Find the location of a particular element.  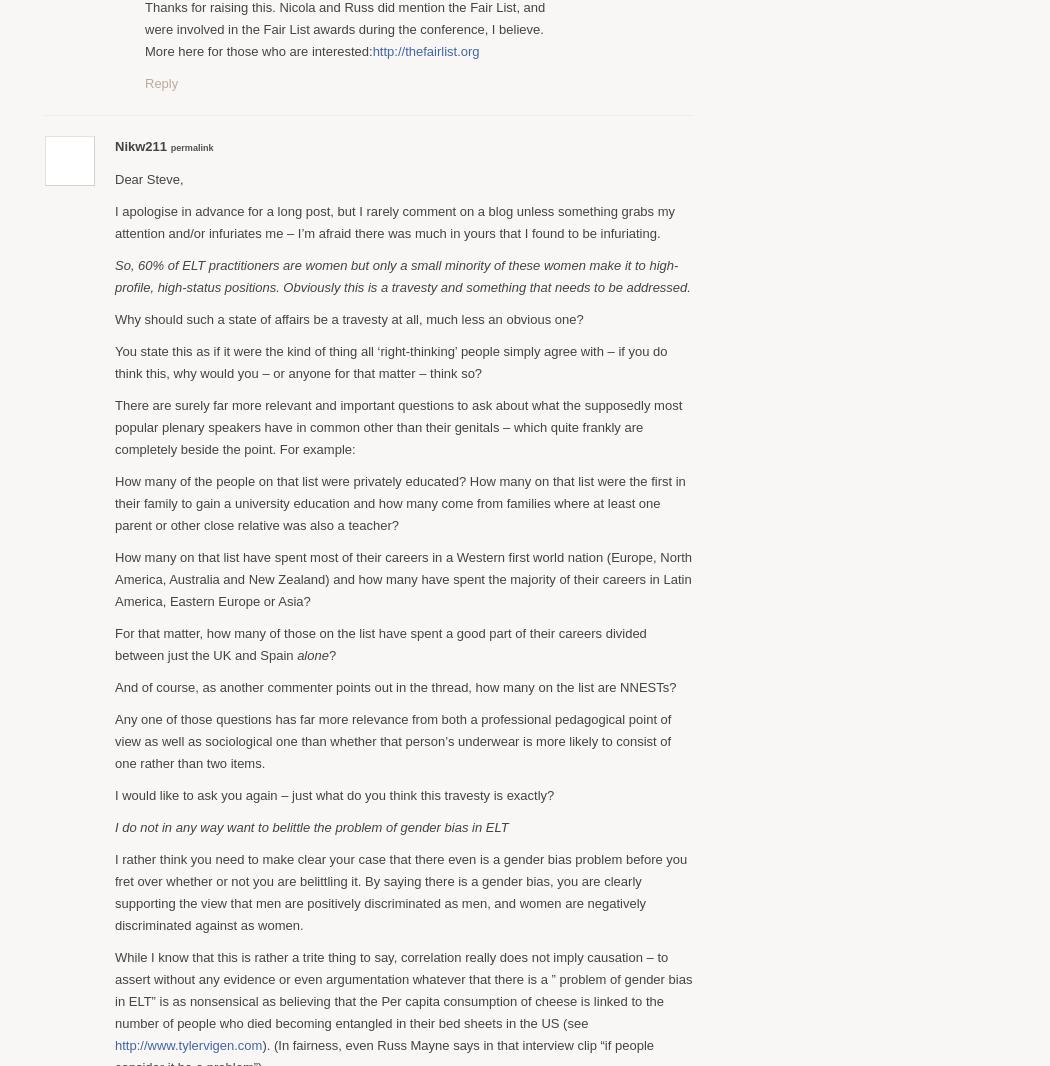

'?' is located at coordinates (328, 653).